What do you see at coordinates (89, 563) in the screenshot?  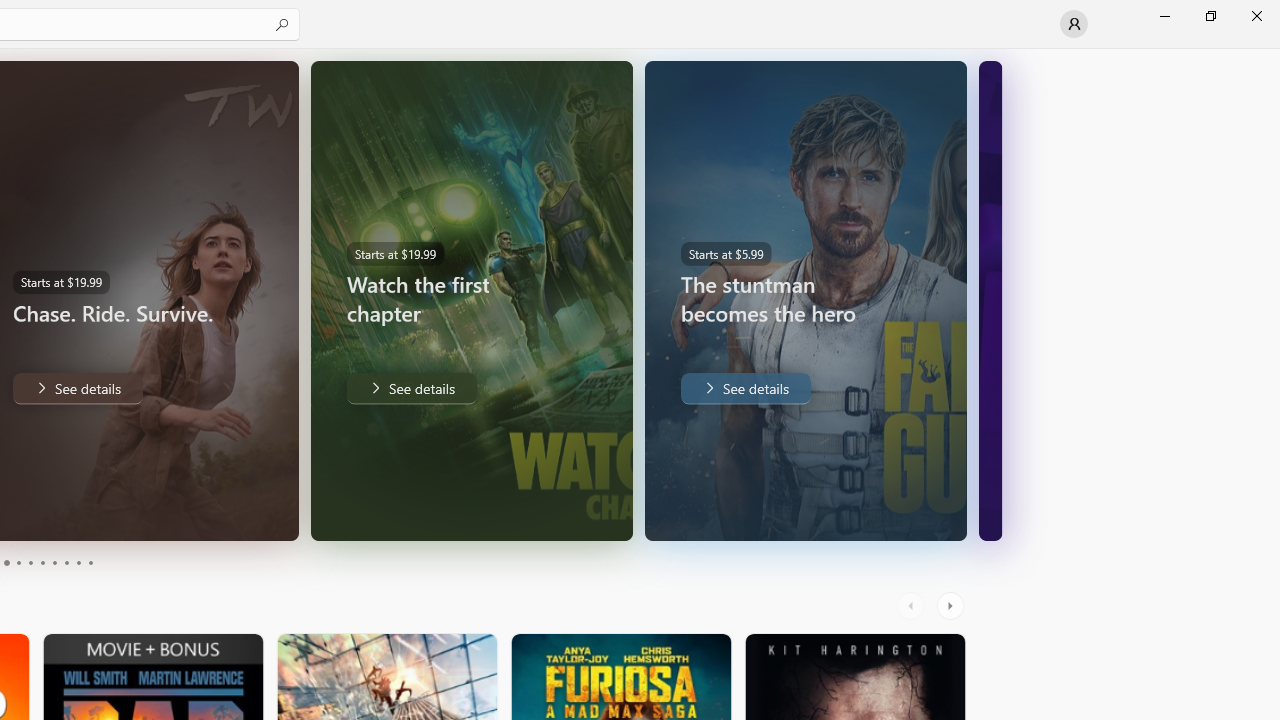 I see `'Page 10'` at bounding box center [89, 563].